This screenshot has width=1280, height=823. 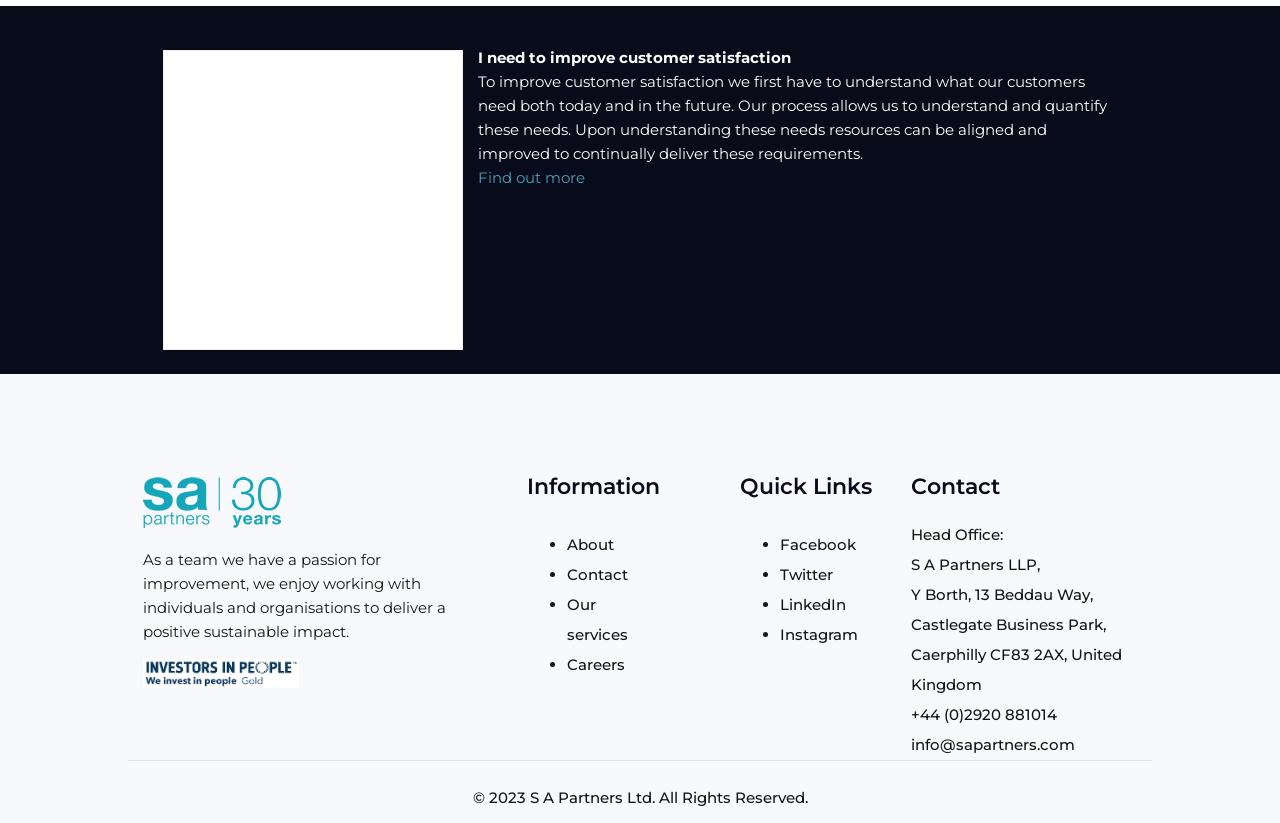 I want to click on 'Careers', so click(x=594, y=663).